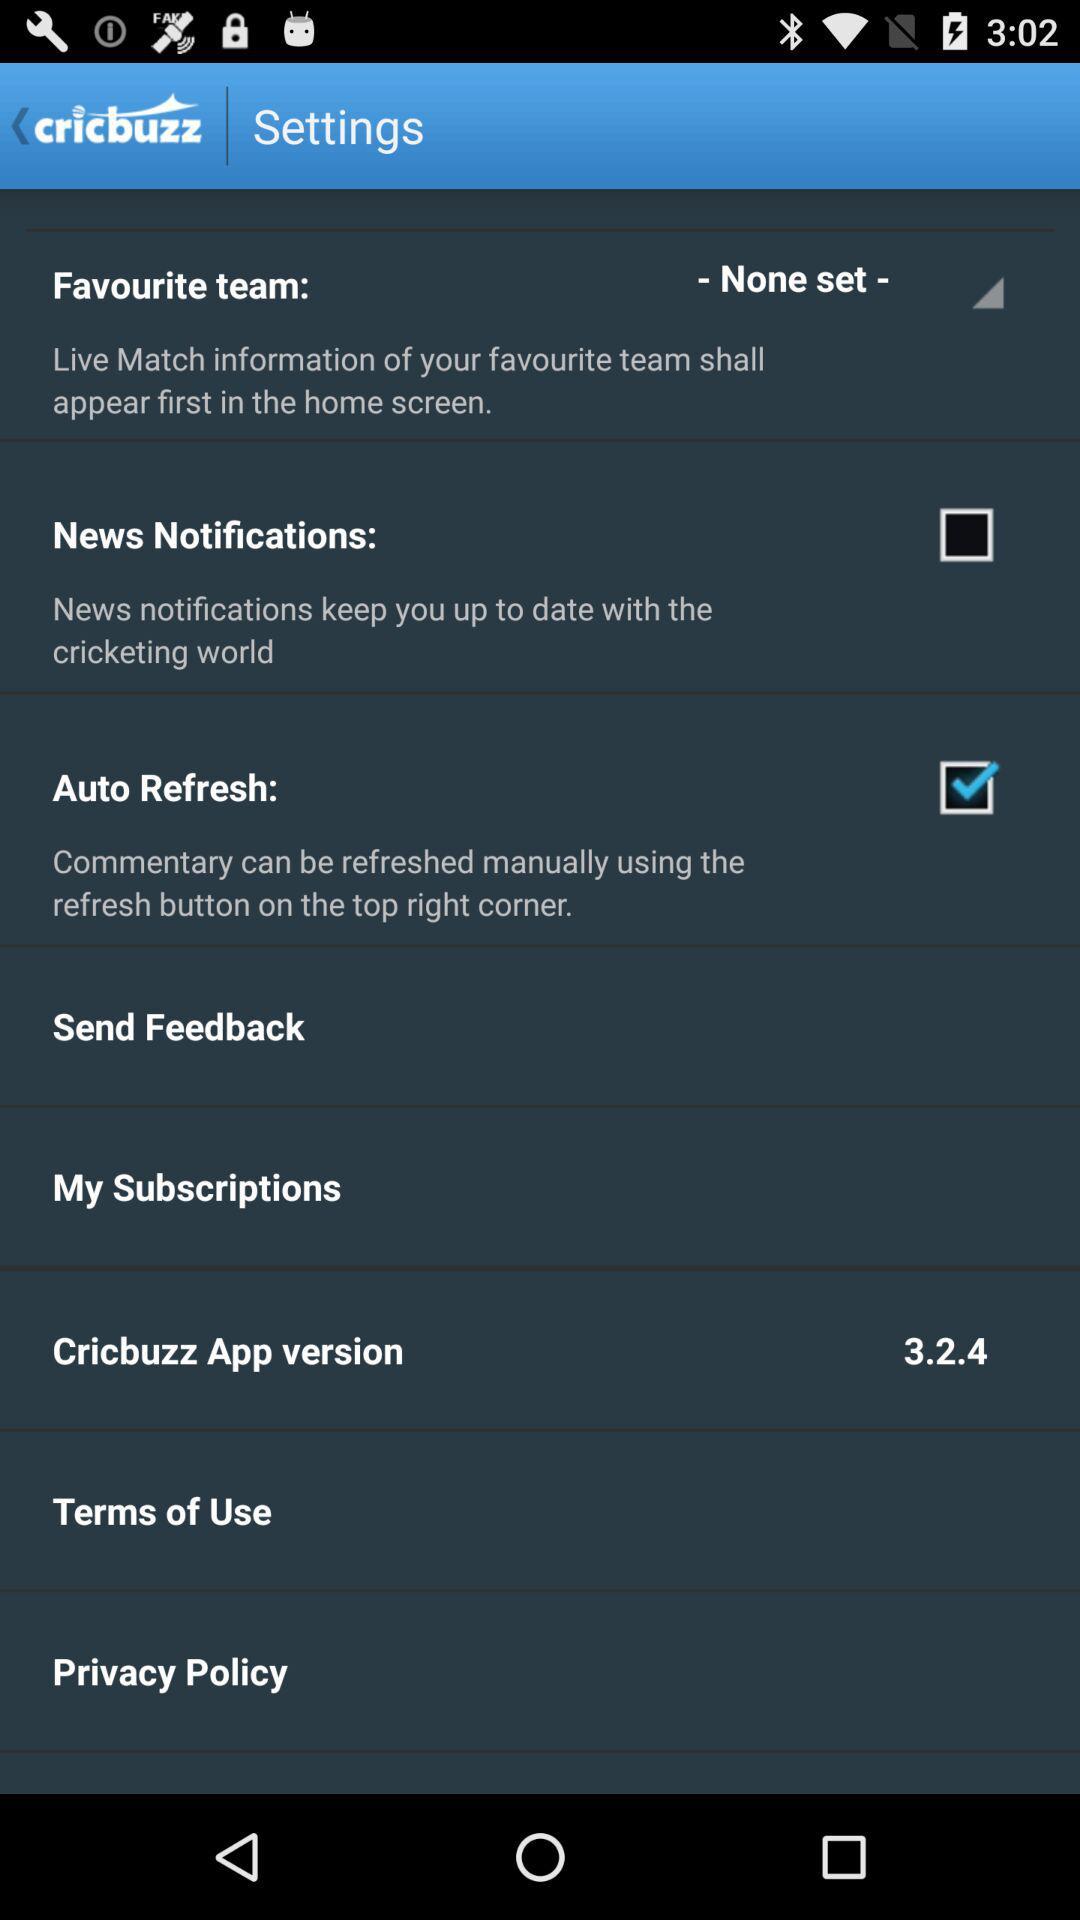 This screenshot has height=1920, width=1080. What do you see at coordinates (966, 533) in the screenshot?
I see `notification checkbox` at bounding box center [966, 533].